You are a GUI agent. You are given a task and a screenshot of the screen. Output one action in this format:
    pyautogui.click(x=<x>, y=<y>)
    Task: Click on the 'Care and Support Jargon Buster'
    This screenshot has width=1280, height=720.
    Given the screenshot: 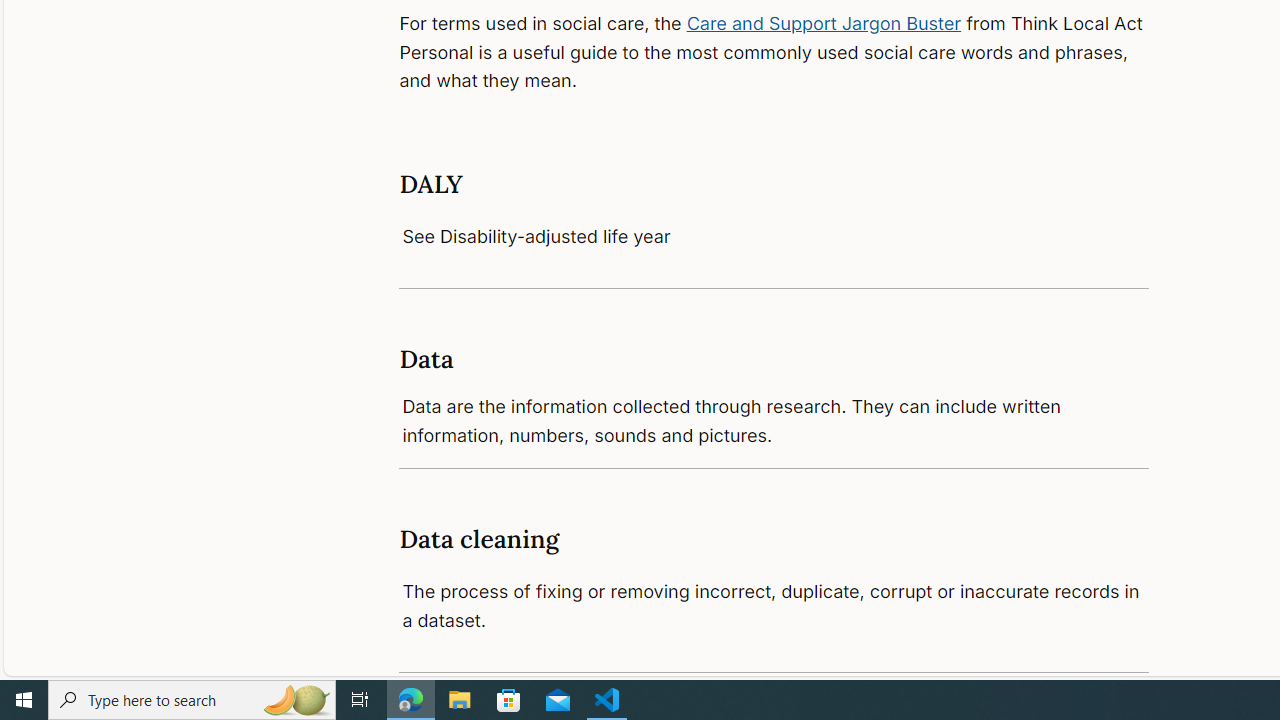 What is the action you would take?
    pyautogui.click(x=824, y=23)
    